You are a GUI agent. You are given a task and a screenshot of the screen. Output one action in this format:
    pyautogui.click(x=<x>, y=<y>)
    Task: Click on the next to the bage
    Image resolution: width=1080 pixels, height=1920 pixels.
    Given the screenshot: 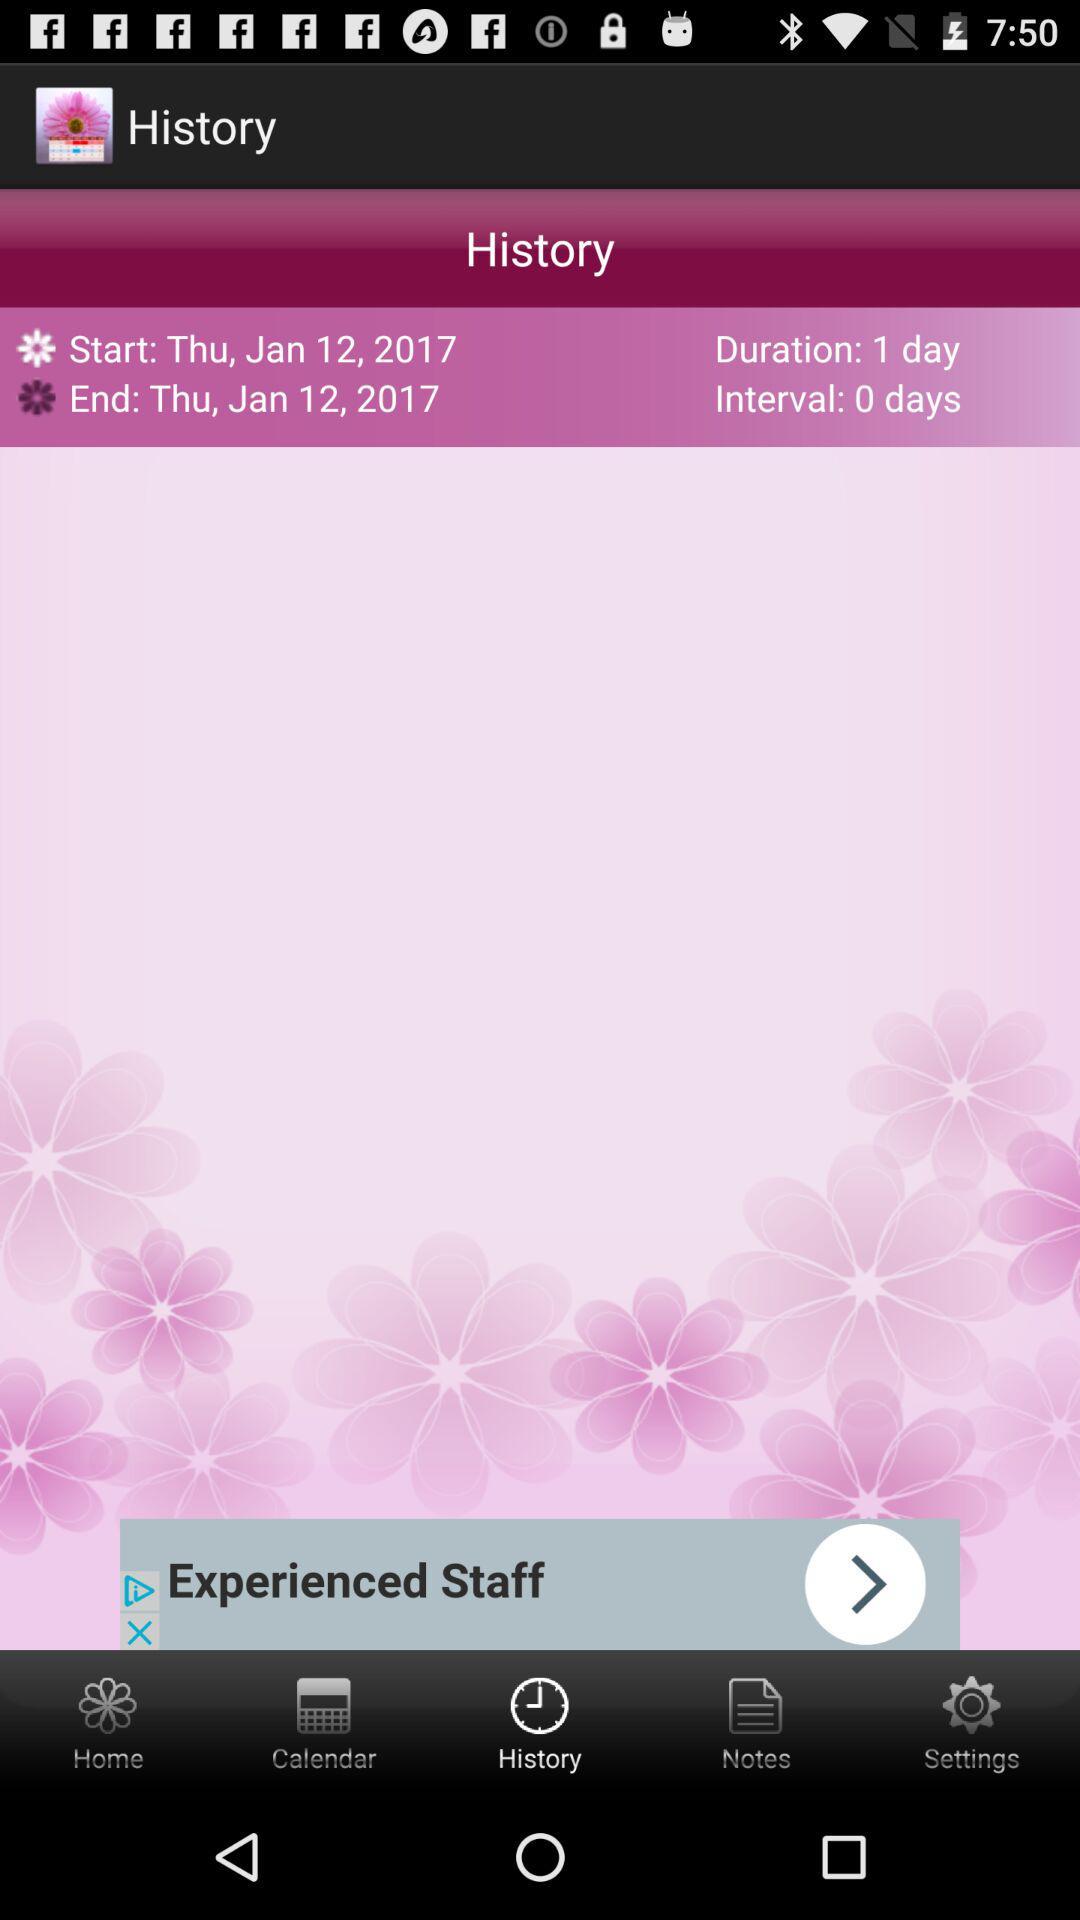 What is the action you would take?
    pyautogui.click(x=540, y=1583)
    